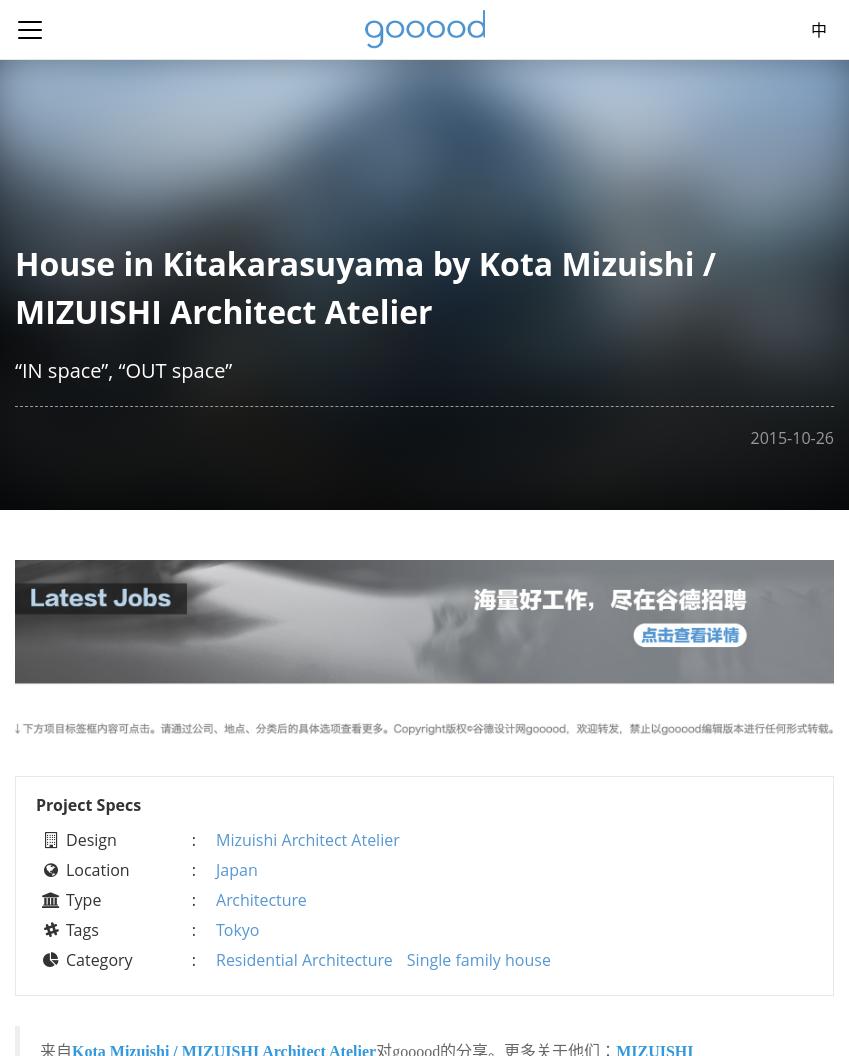  Describe the element at coordinates (82, 928) in the screenshot. I see `'Tags'` at that location.